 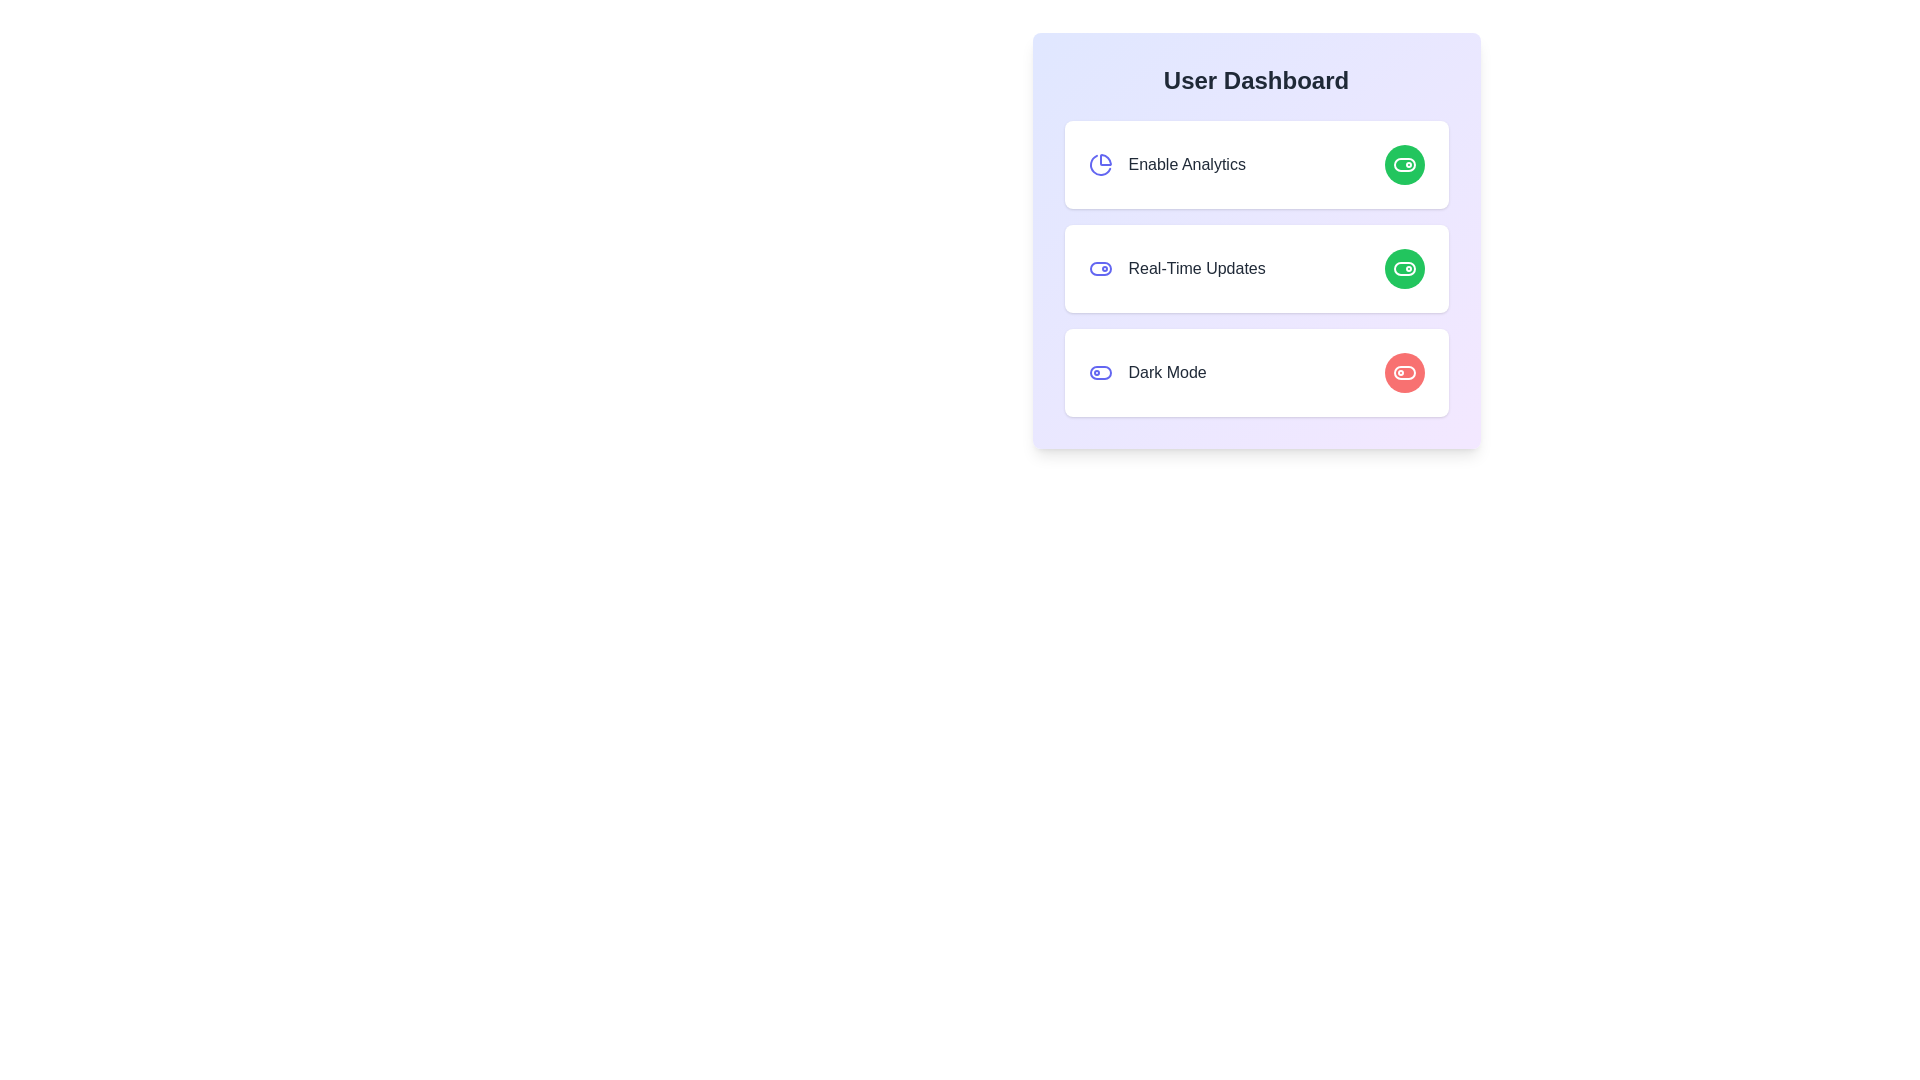 What do you see at coordinates (1147, 373) in the screenshot?
I see `the 'Dark Mode' toggle label and icon in the User Dashboard, which is the third item in the vertical list, positioned between 'Real-Time Updates' and the next item` at bounding box center [1147, 373].